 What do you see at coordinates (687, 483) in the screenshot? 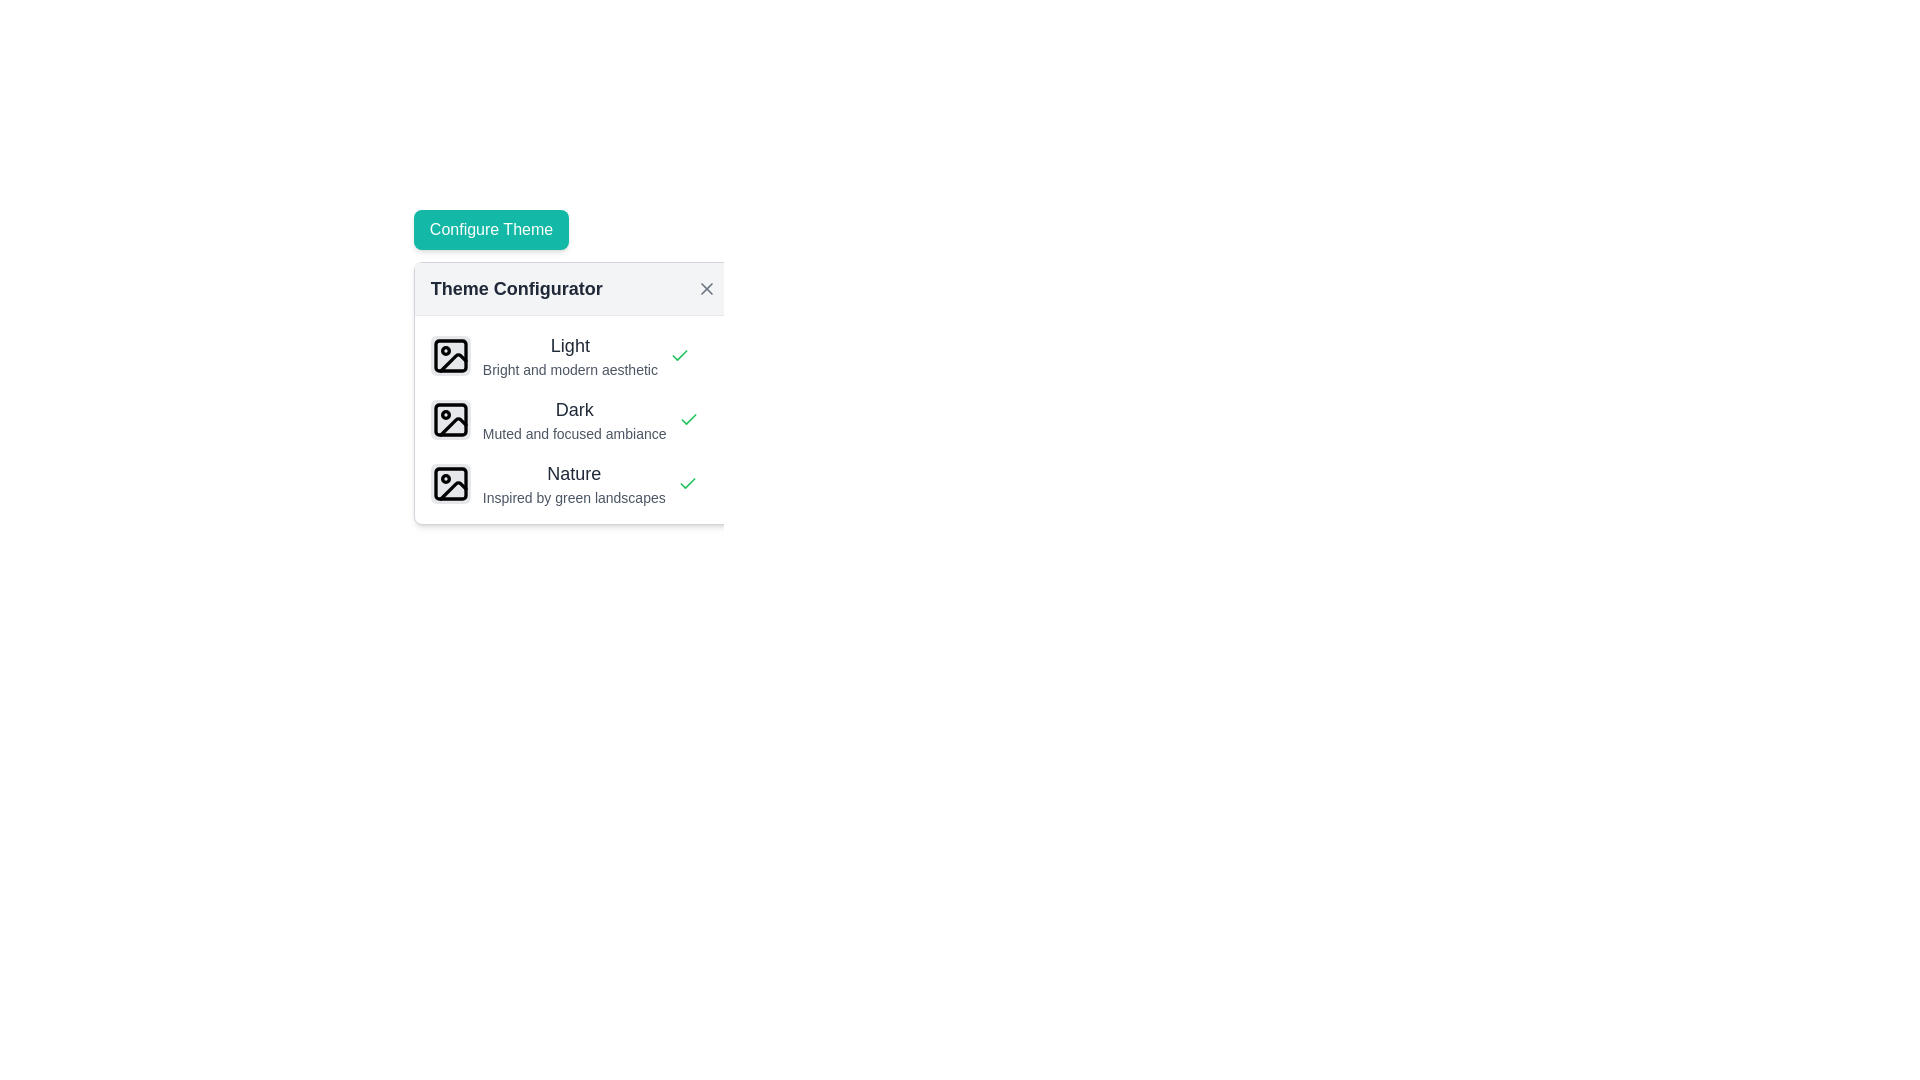
I see `the green checkmark icon located to the right of the 'Nature' option in the 'Theme Configurator' modal` at bounding box center [687, 483].